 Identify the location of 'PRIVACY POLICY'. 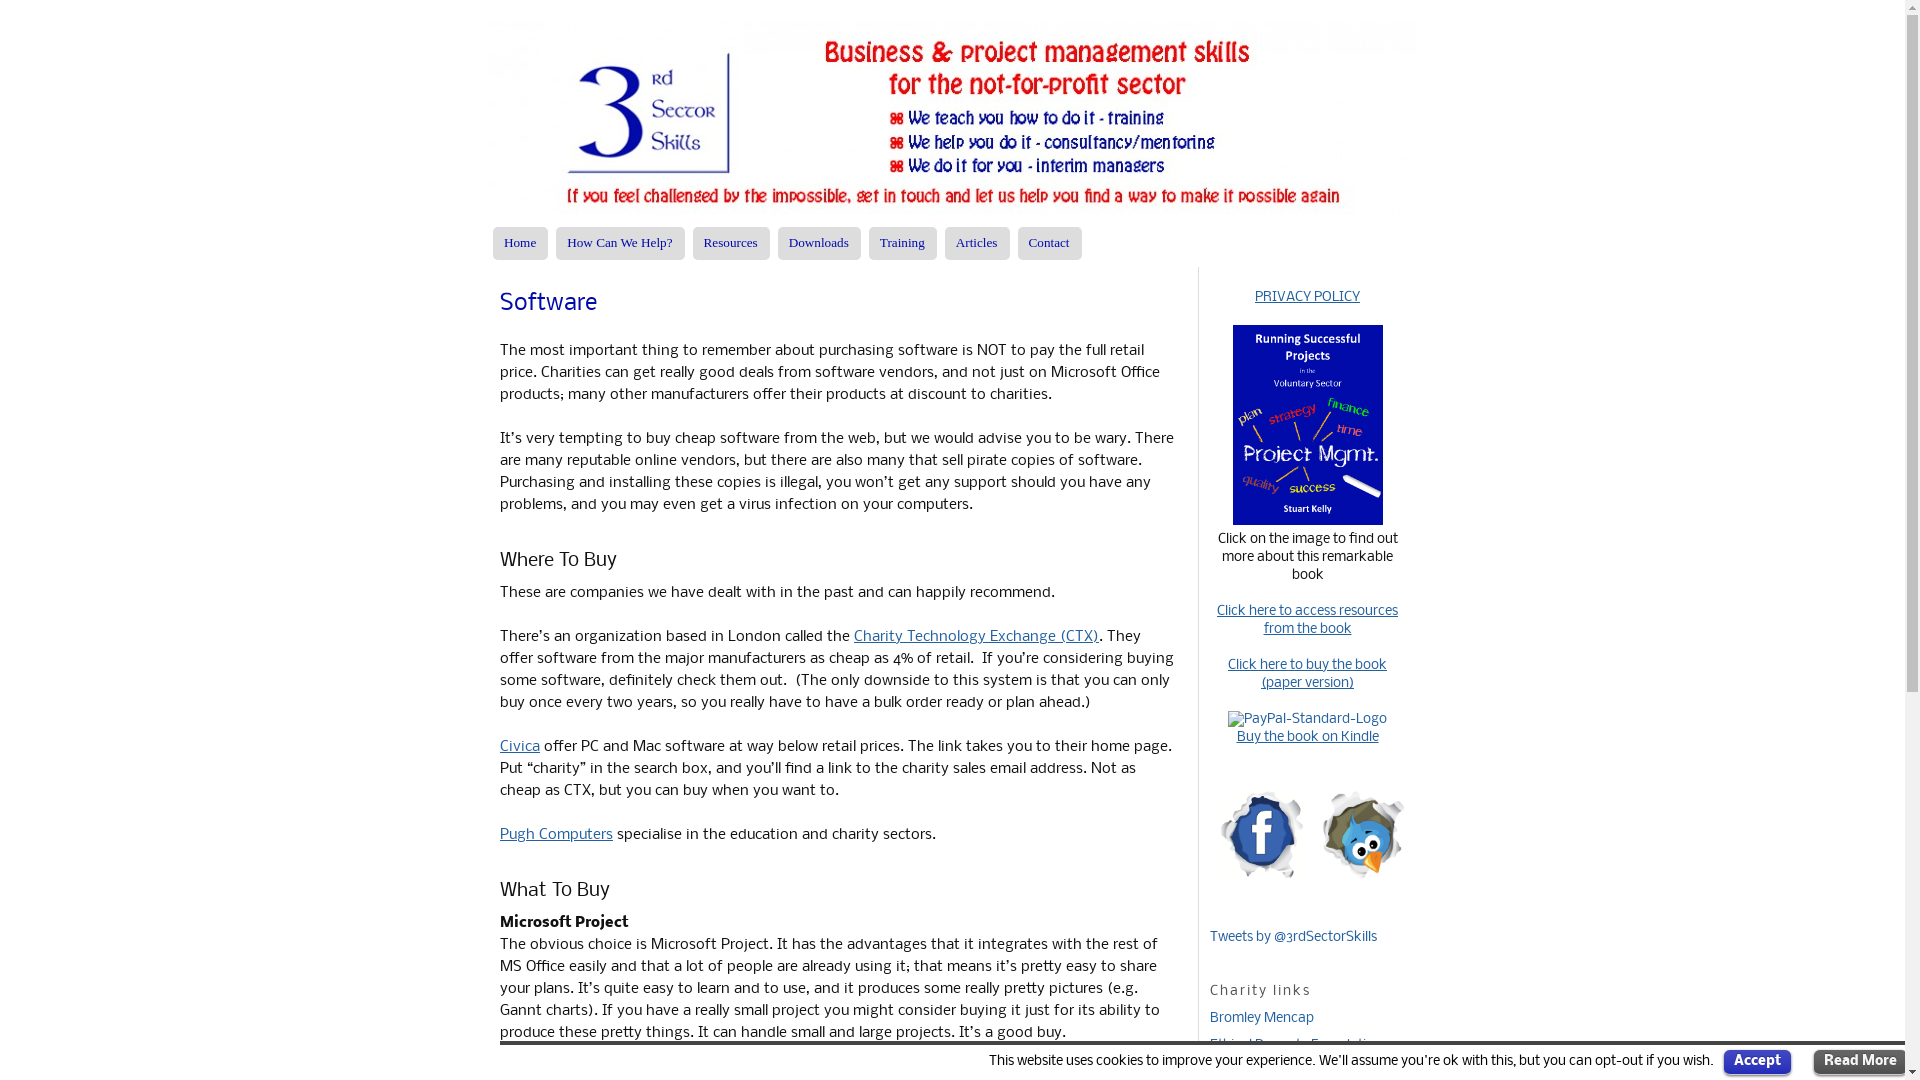
(1307, 297).